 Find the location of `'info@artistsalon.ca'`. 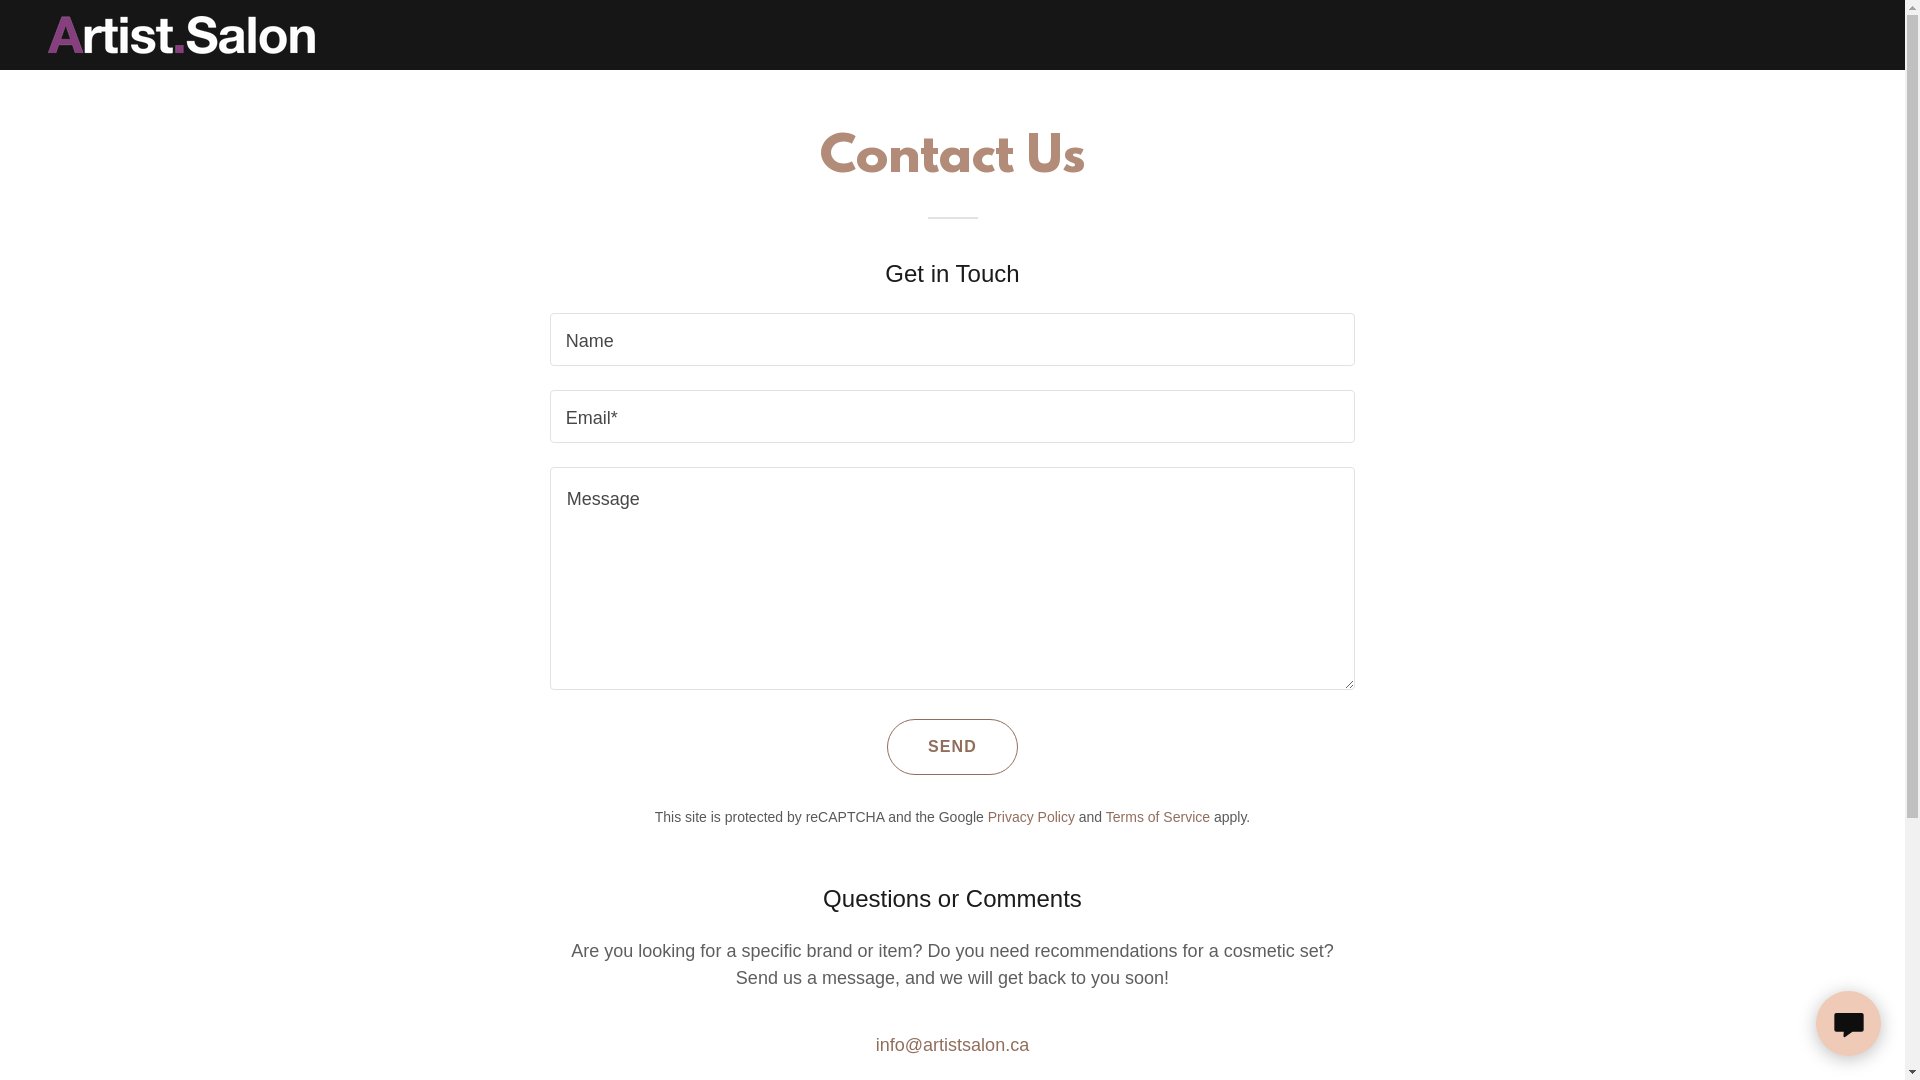

'info@artistsalon.ca' is located at coordinates (951, 1044).